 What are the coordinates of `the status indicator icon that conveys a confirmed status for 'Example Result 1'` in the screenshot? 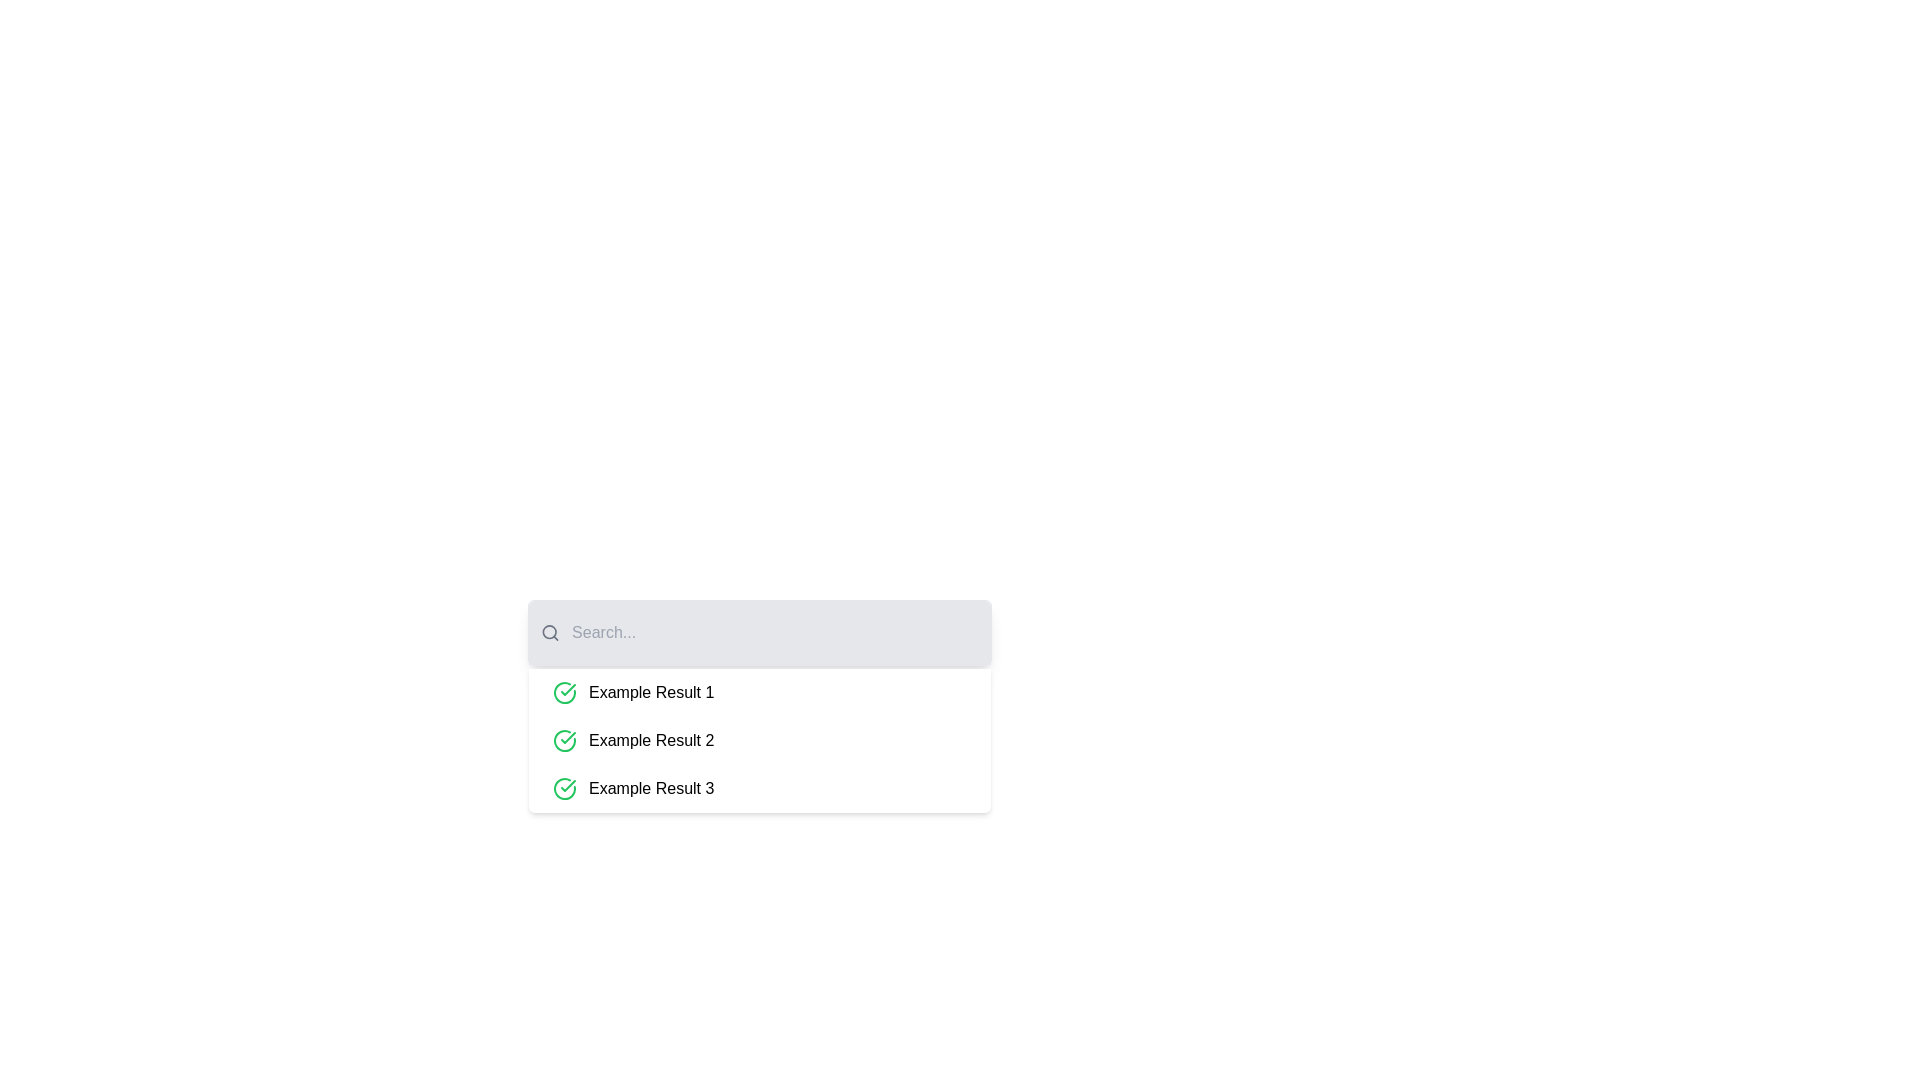 It's located at (564, 692).